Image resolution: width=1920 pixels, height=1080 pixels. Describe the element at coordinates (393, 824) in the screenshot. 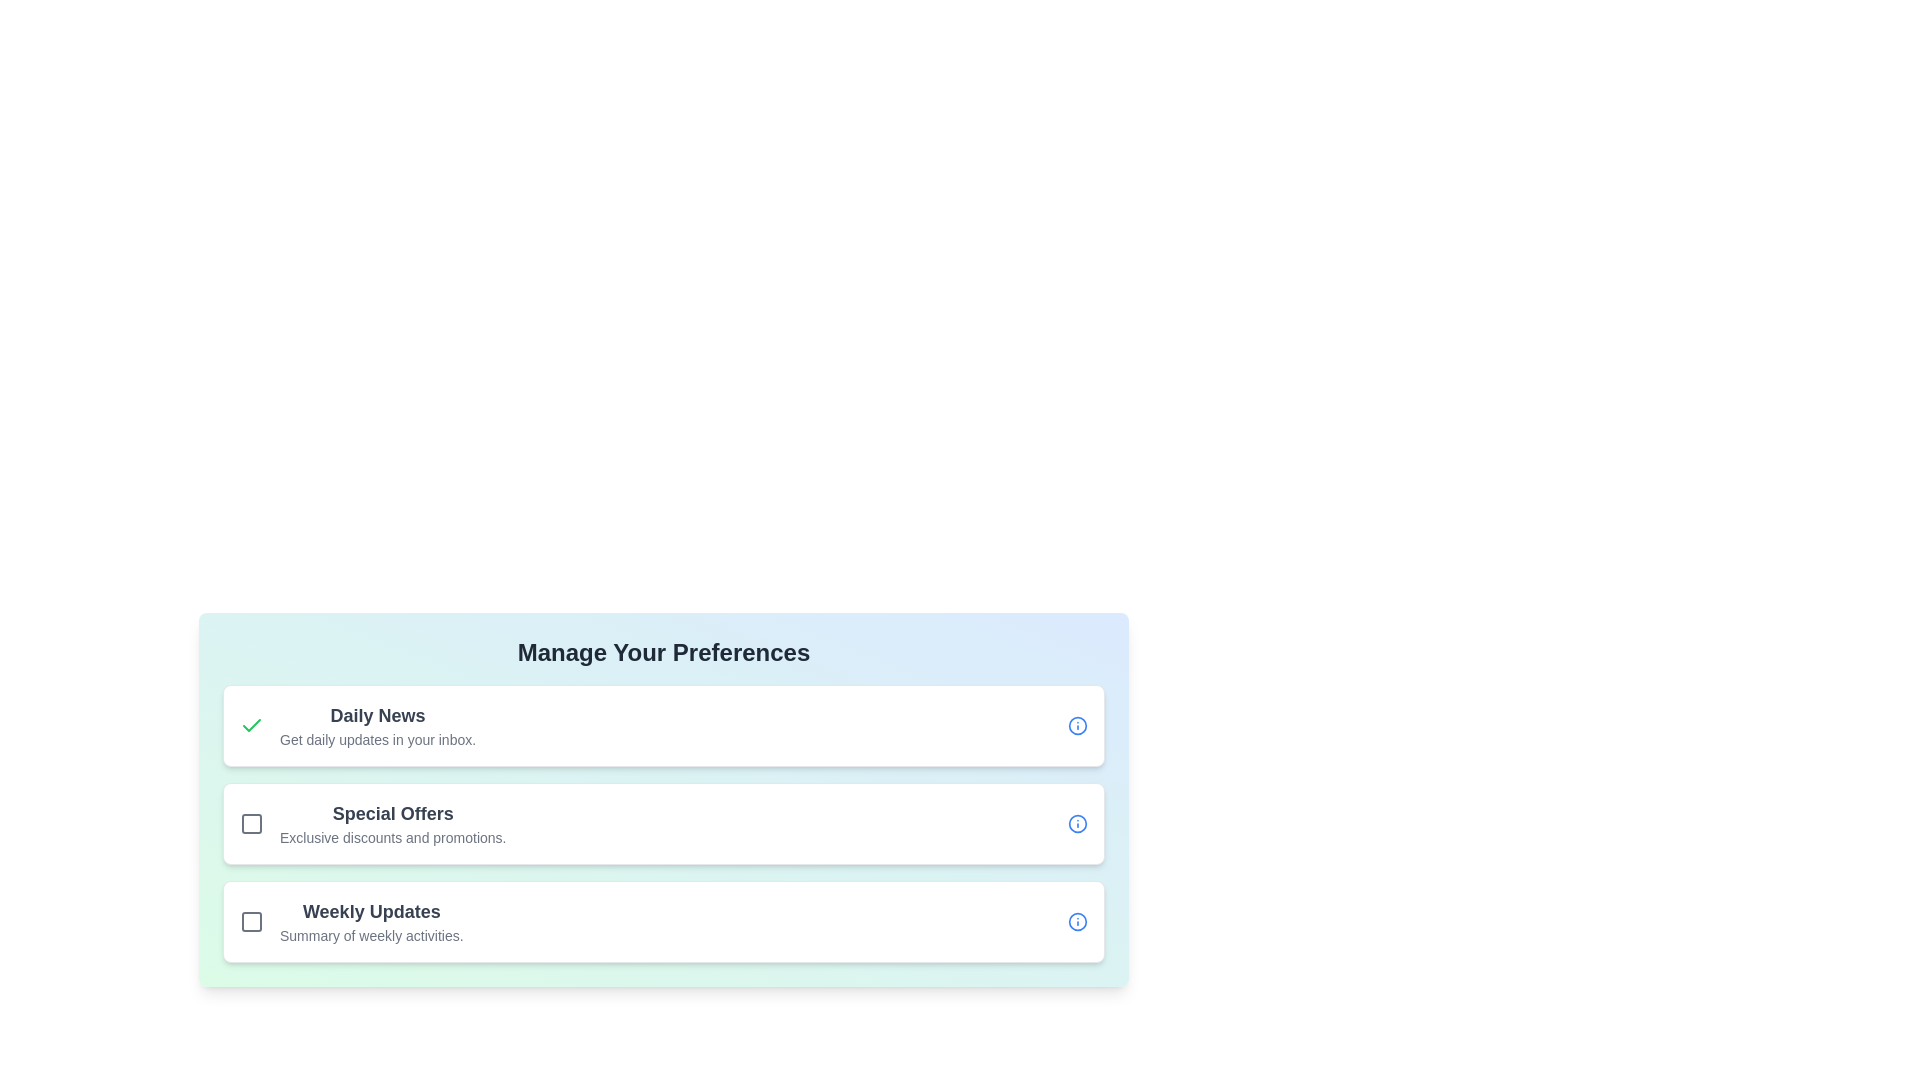

I see `the Text block that serves as a label for special offers and promotions, located between 'Daily News' and 'Weekly Updates' in a bordered and rounded background area` at that location.